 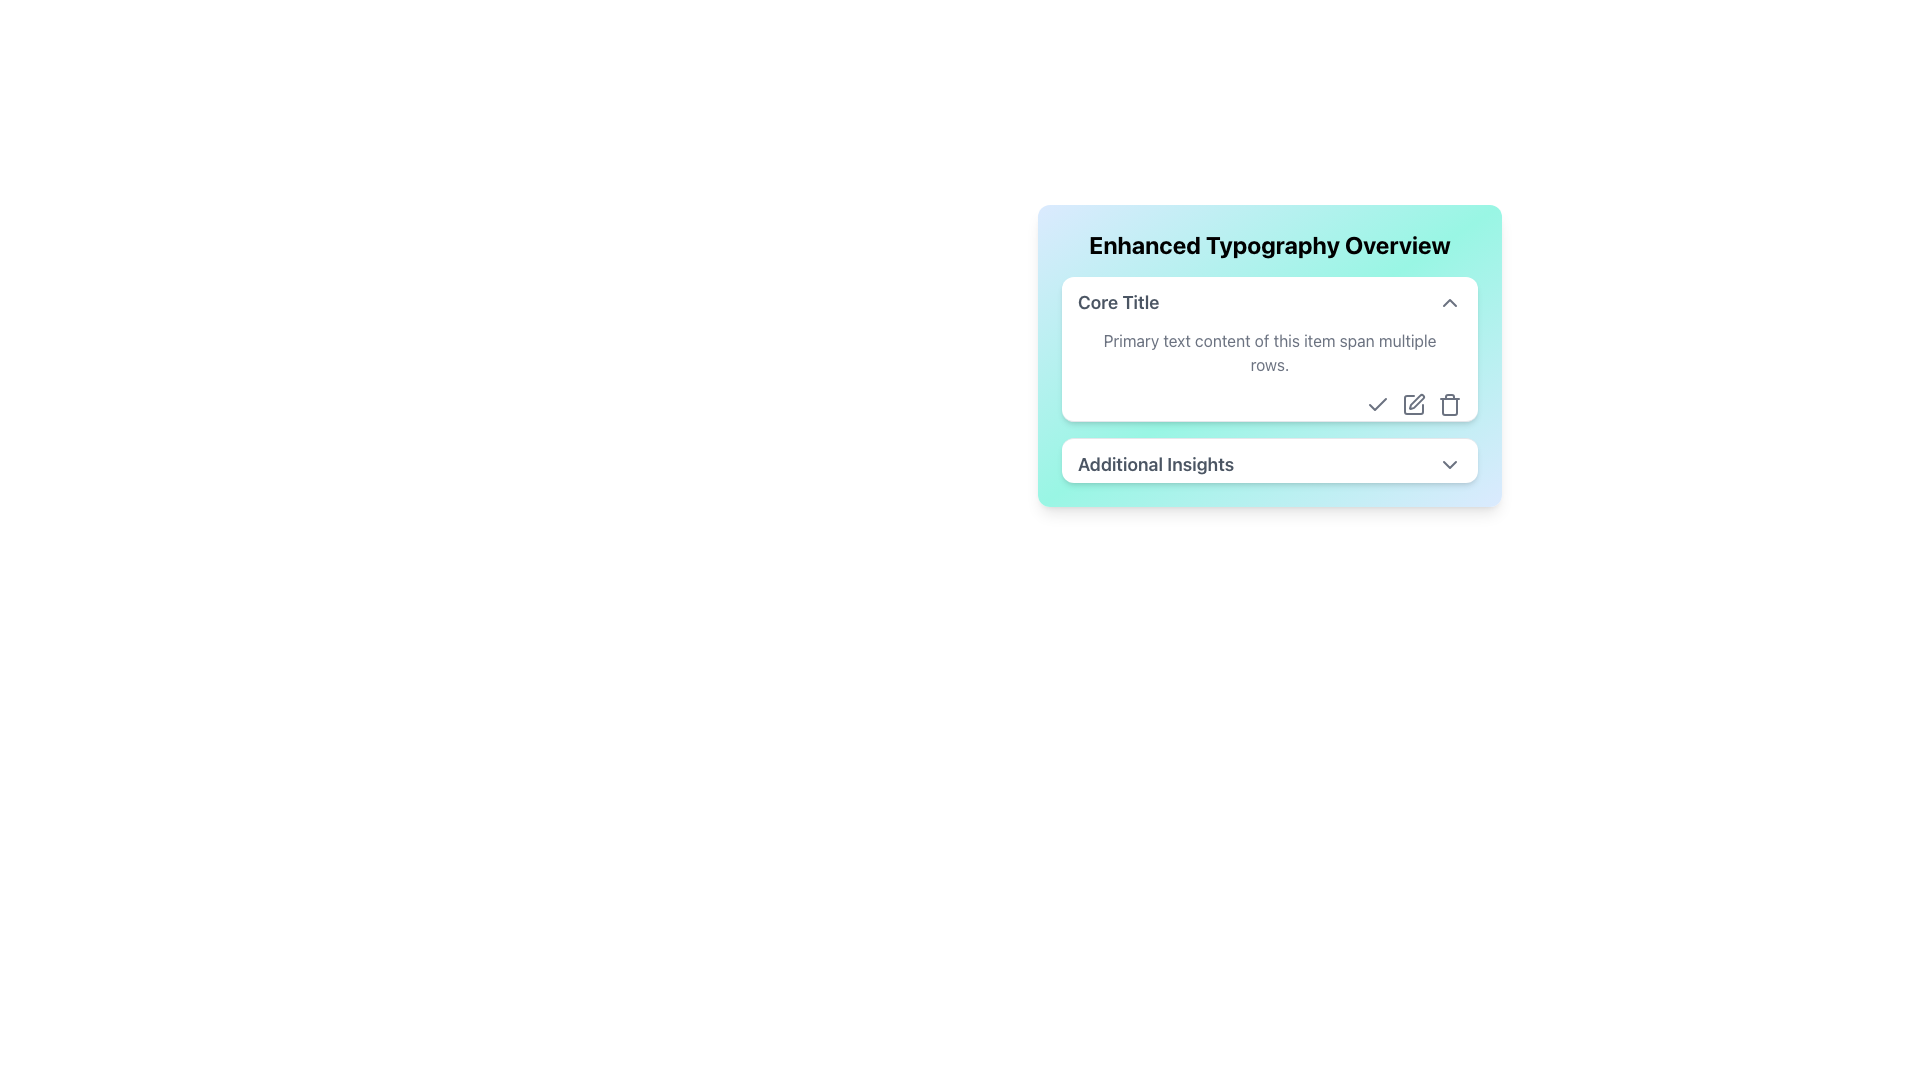 I want to click on the small upwards-pointing chevron icon button located to the right of the 'Core Title' text to darken its color, so click(x=1449, y=303).